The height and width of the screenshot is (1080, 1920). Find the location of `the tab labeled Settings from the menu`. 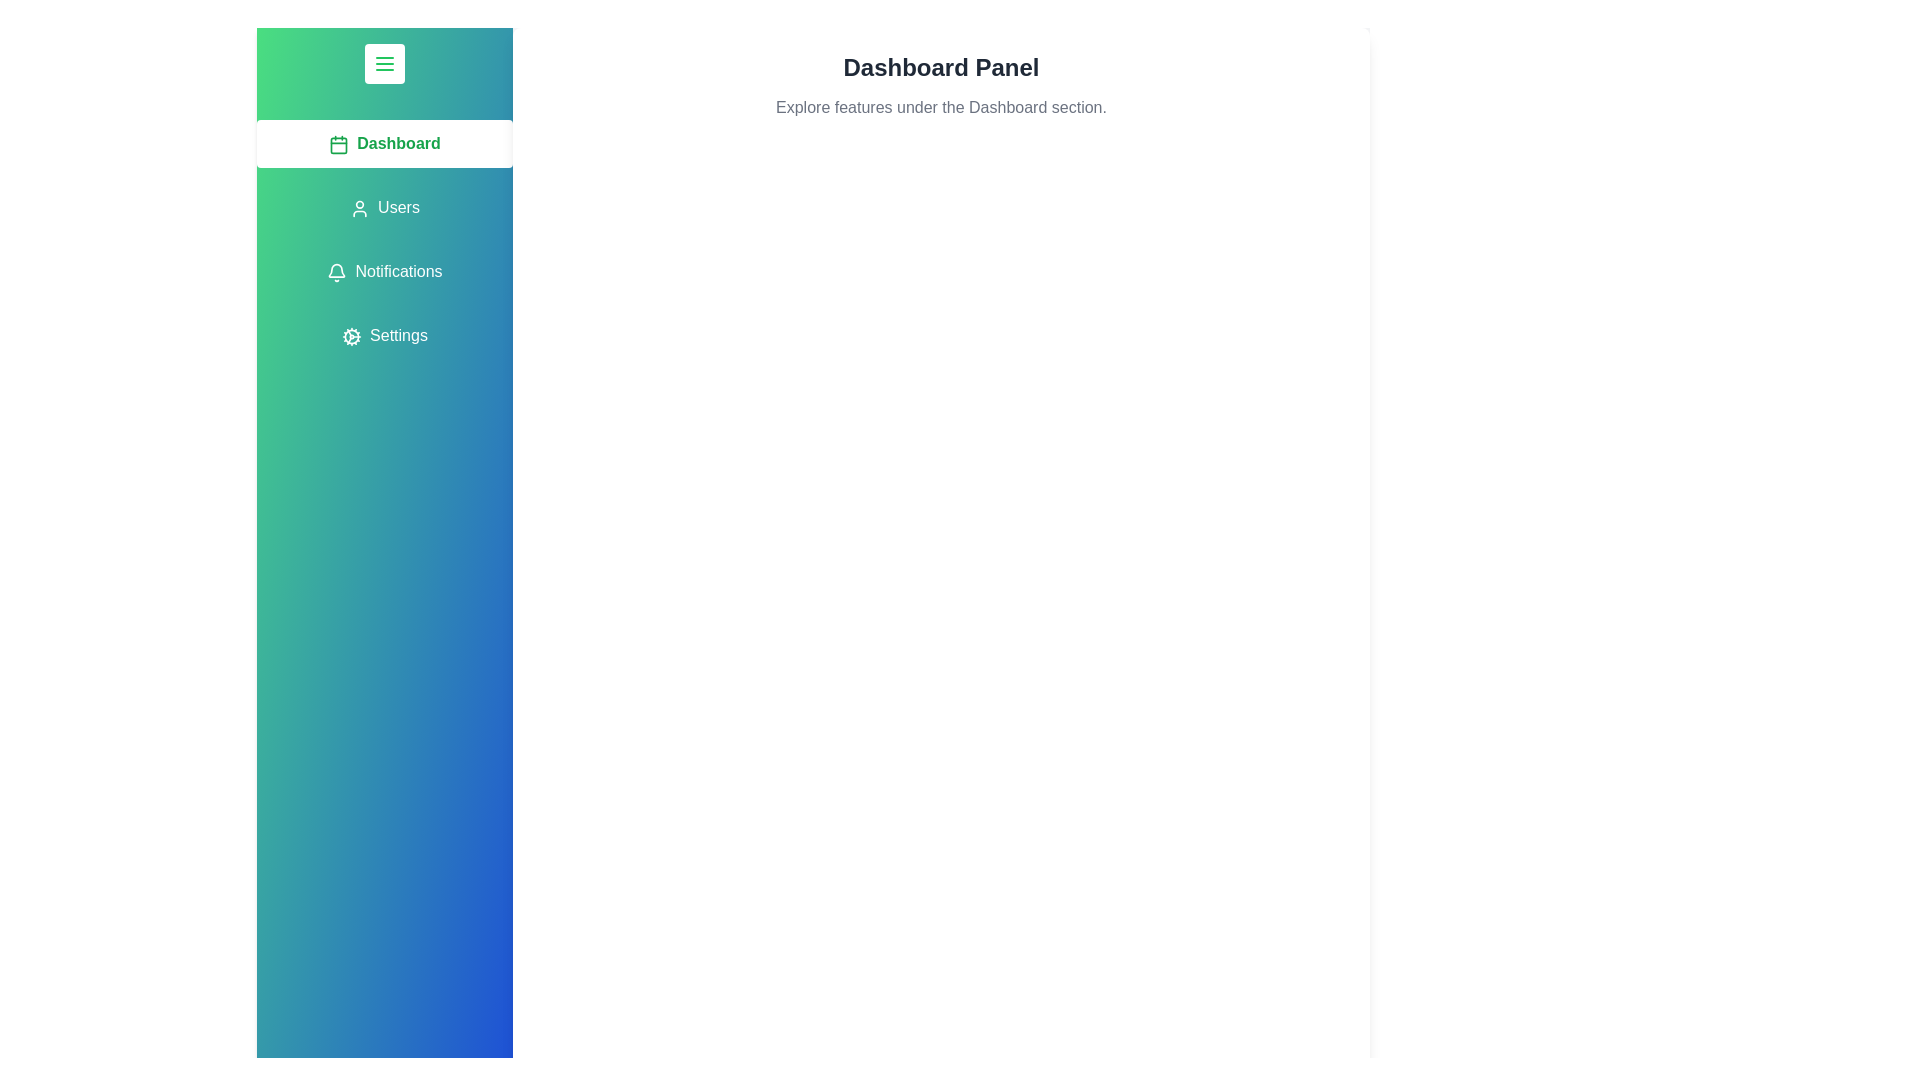

the tab labeled Settings from the menu is located at coordinates (384, 334).